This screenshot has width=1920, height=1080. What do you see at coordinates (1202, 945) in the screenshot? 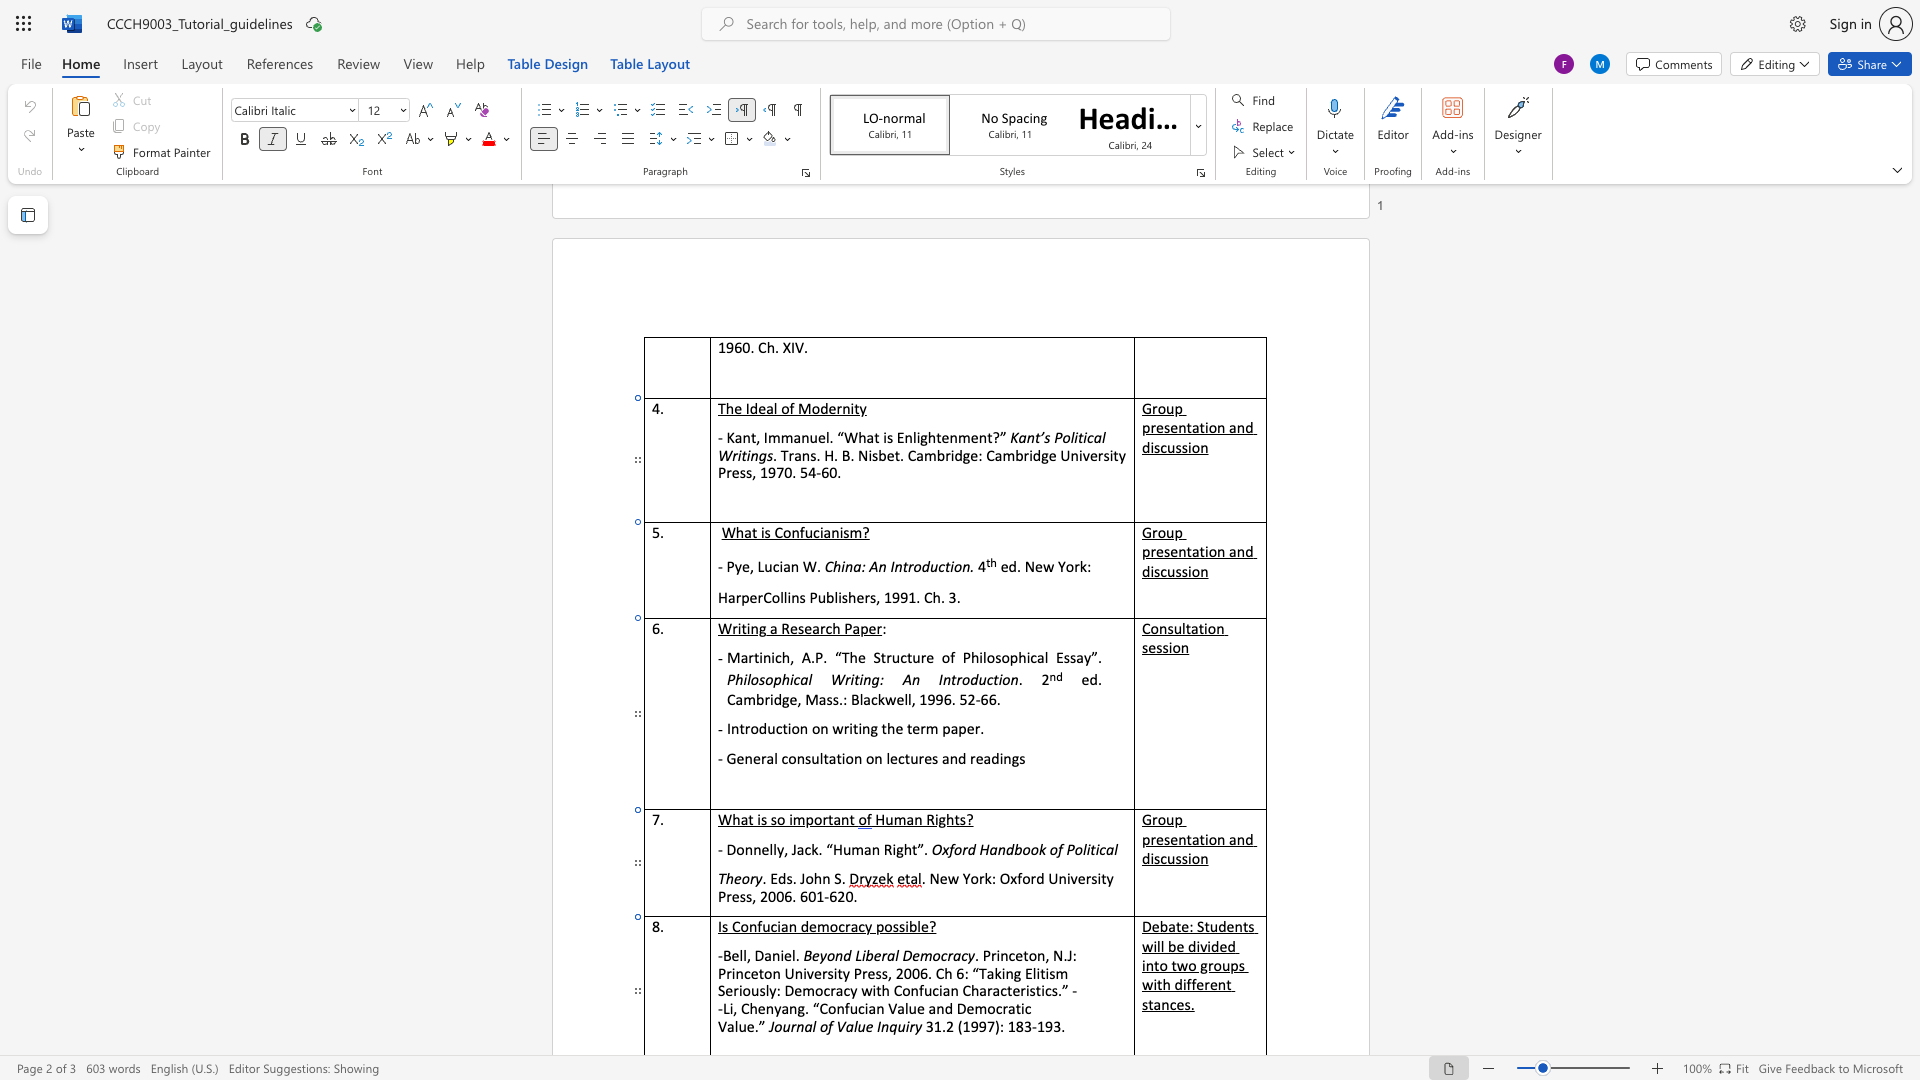
I see `the 1th character "v" in the text` at bounding box center [1202, 945].